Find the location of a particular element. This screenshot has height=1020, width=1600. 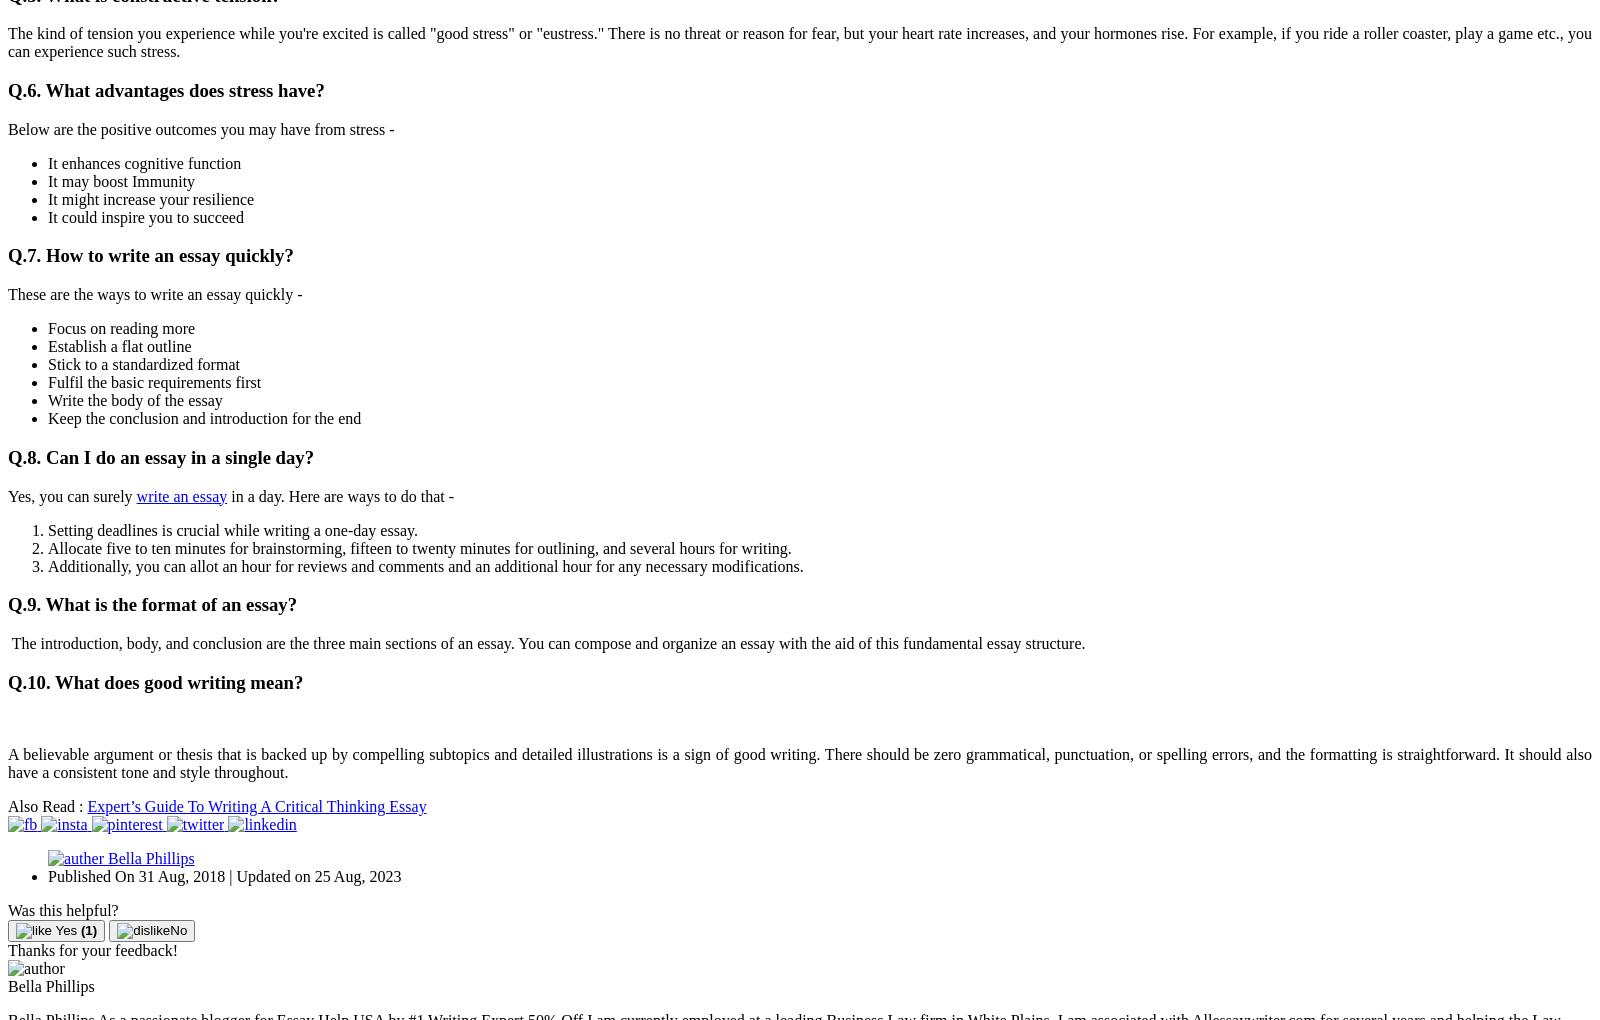

'It might increase your resilience' is located at coordinates (150, 197).